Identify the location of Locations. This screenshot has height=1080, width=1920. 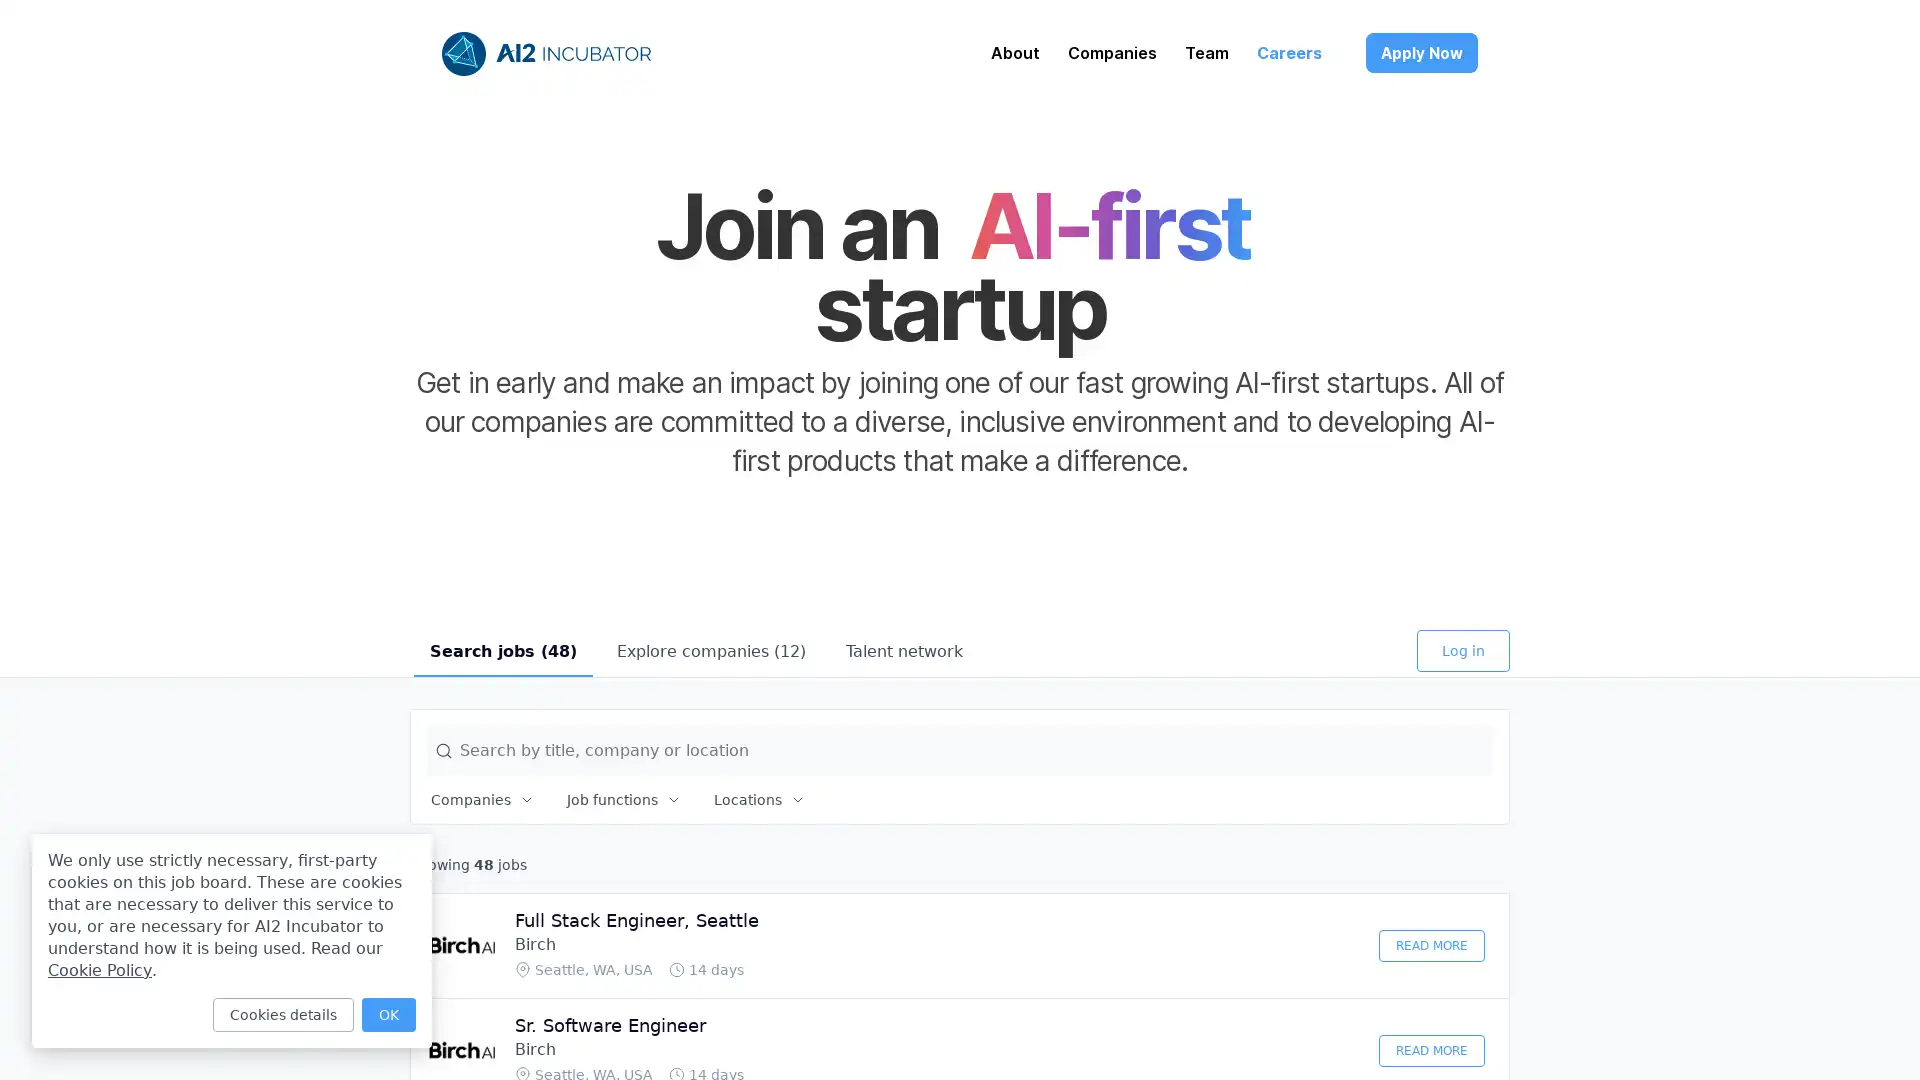
(758, 797).